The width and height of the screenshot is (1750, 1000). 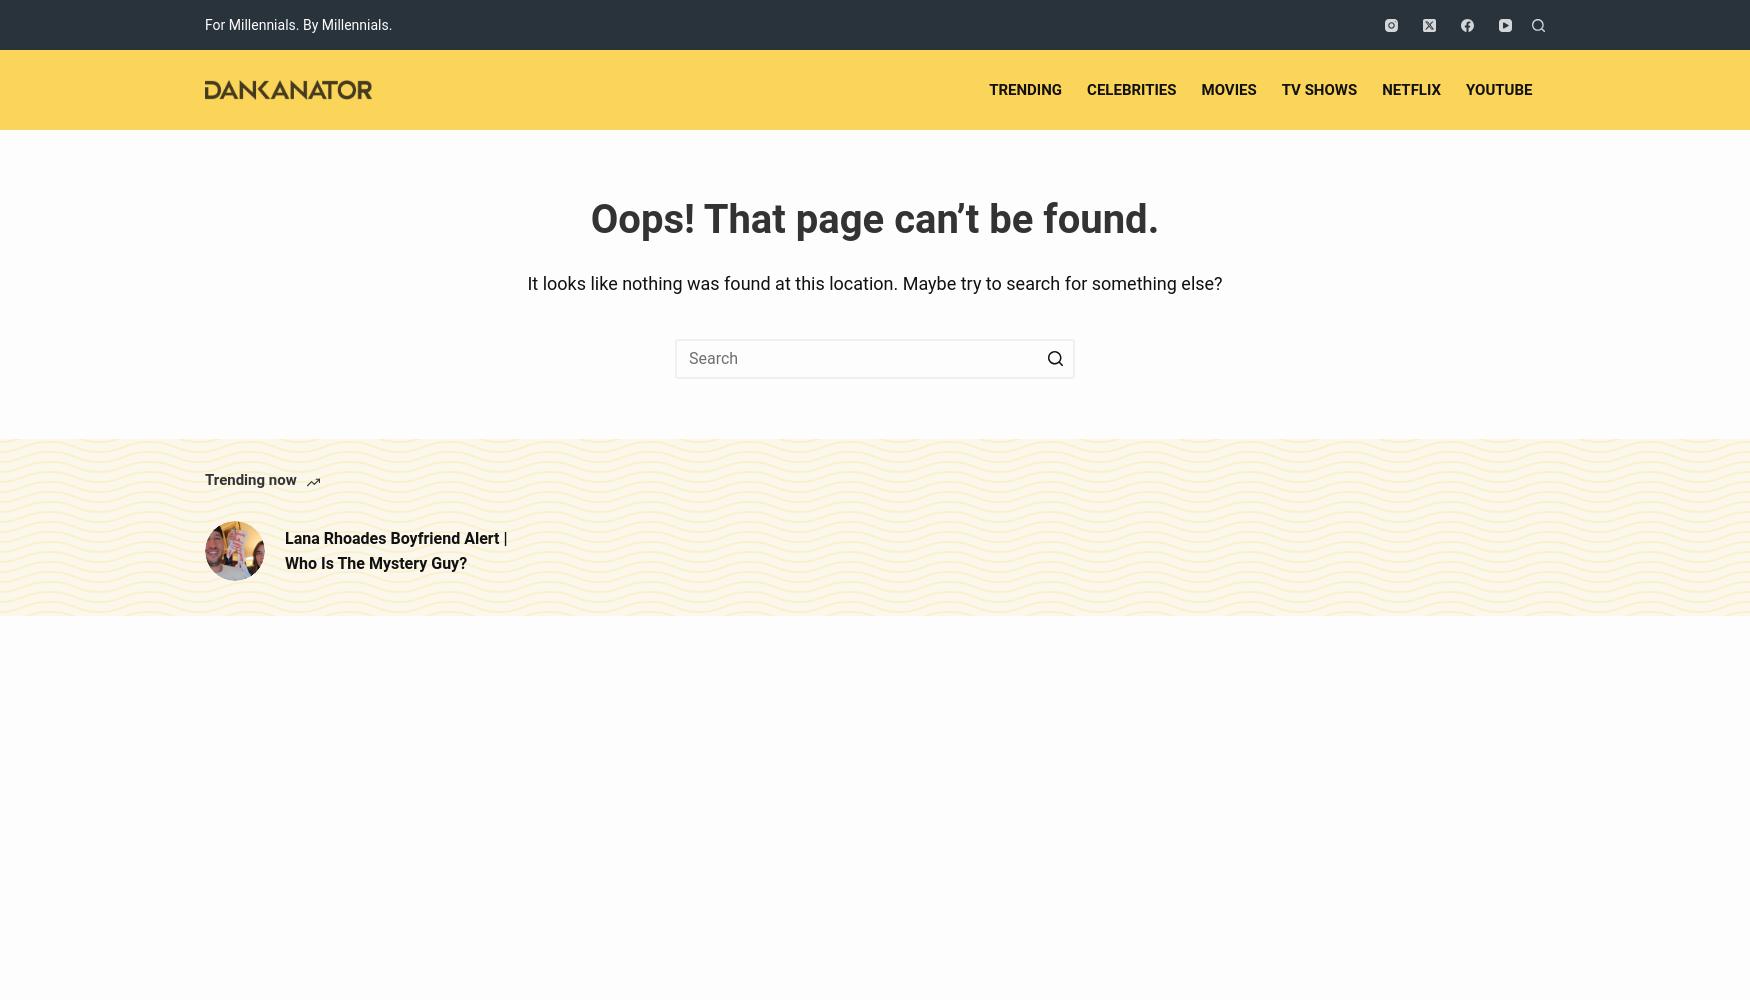 What do you see at coordinates (395, 550) in the screenshot?
I see `'Lana Rhoades Boyfriend Alert | Who Is The Mystery Guy?'` at bounding box center [395, 550].